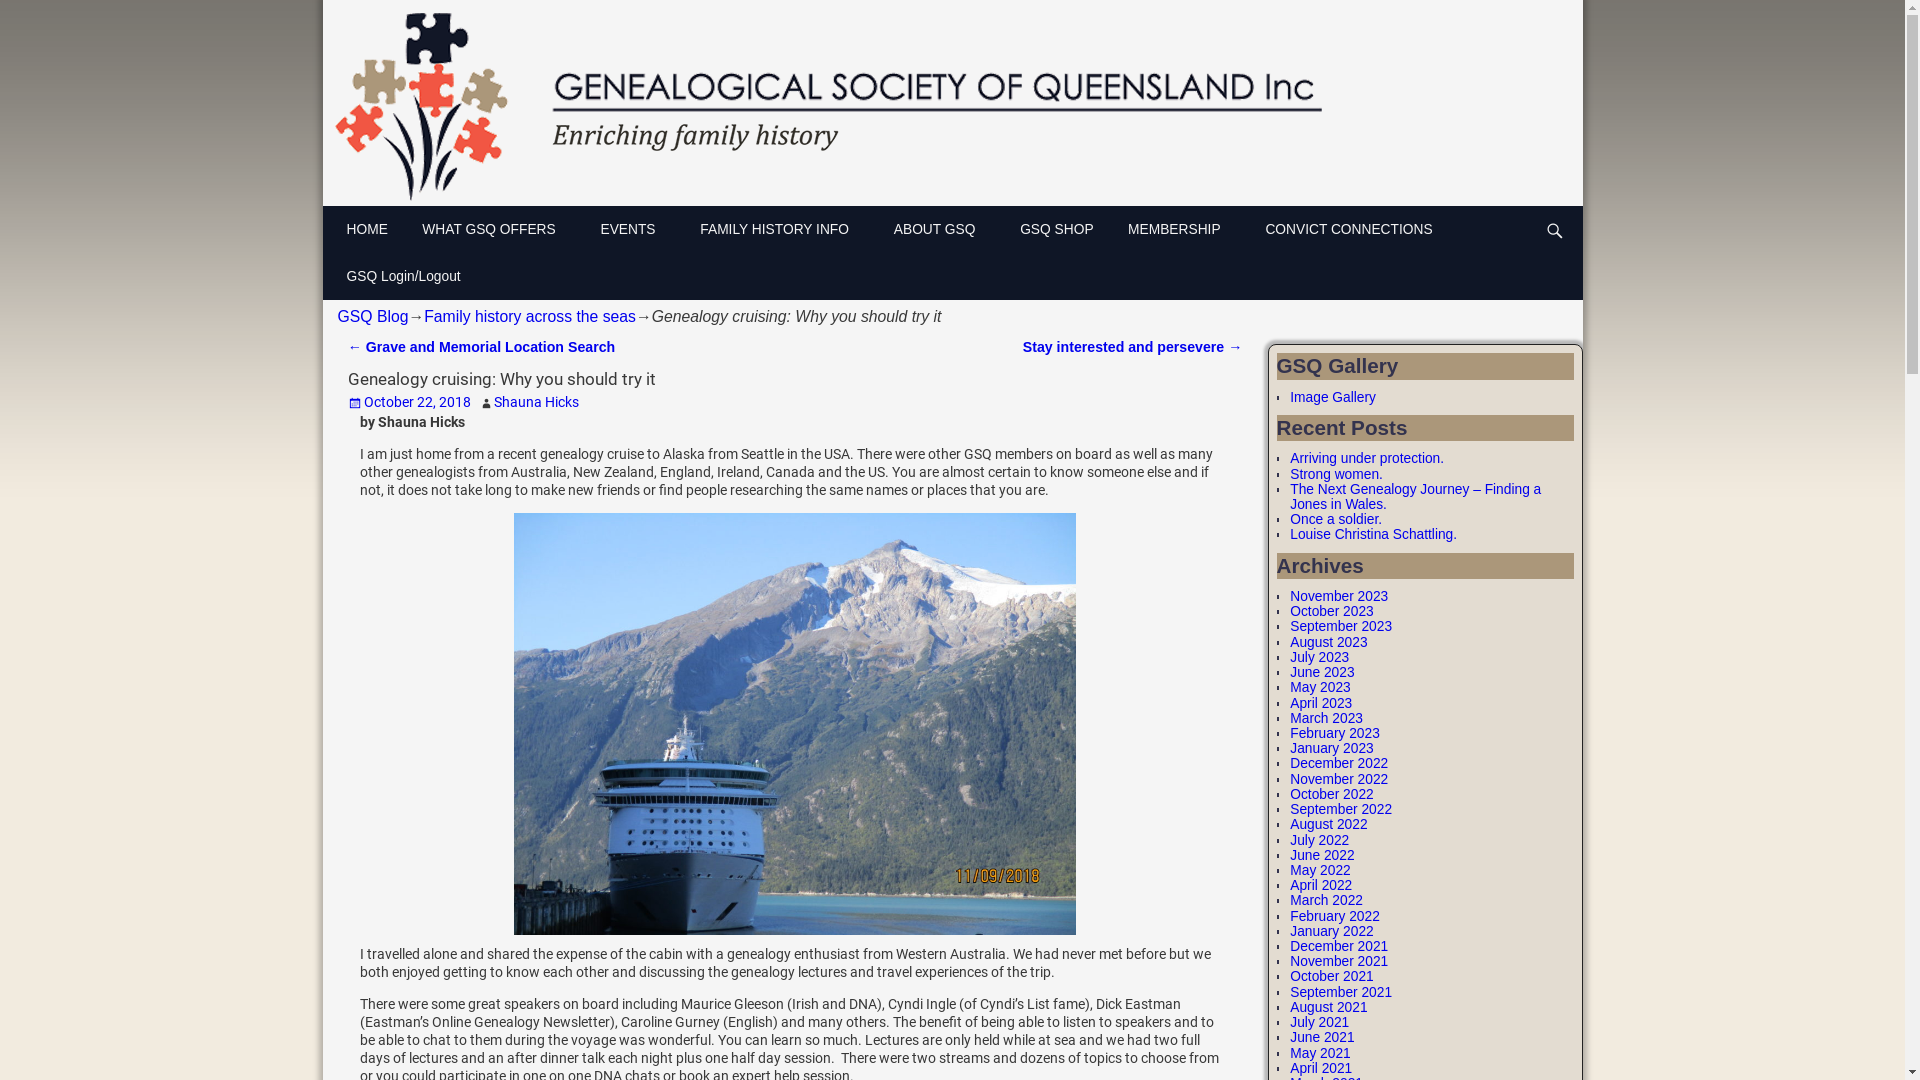  I want to click on 'November 2022', so click(1339, 778).